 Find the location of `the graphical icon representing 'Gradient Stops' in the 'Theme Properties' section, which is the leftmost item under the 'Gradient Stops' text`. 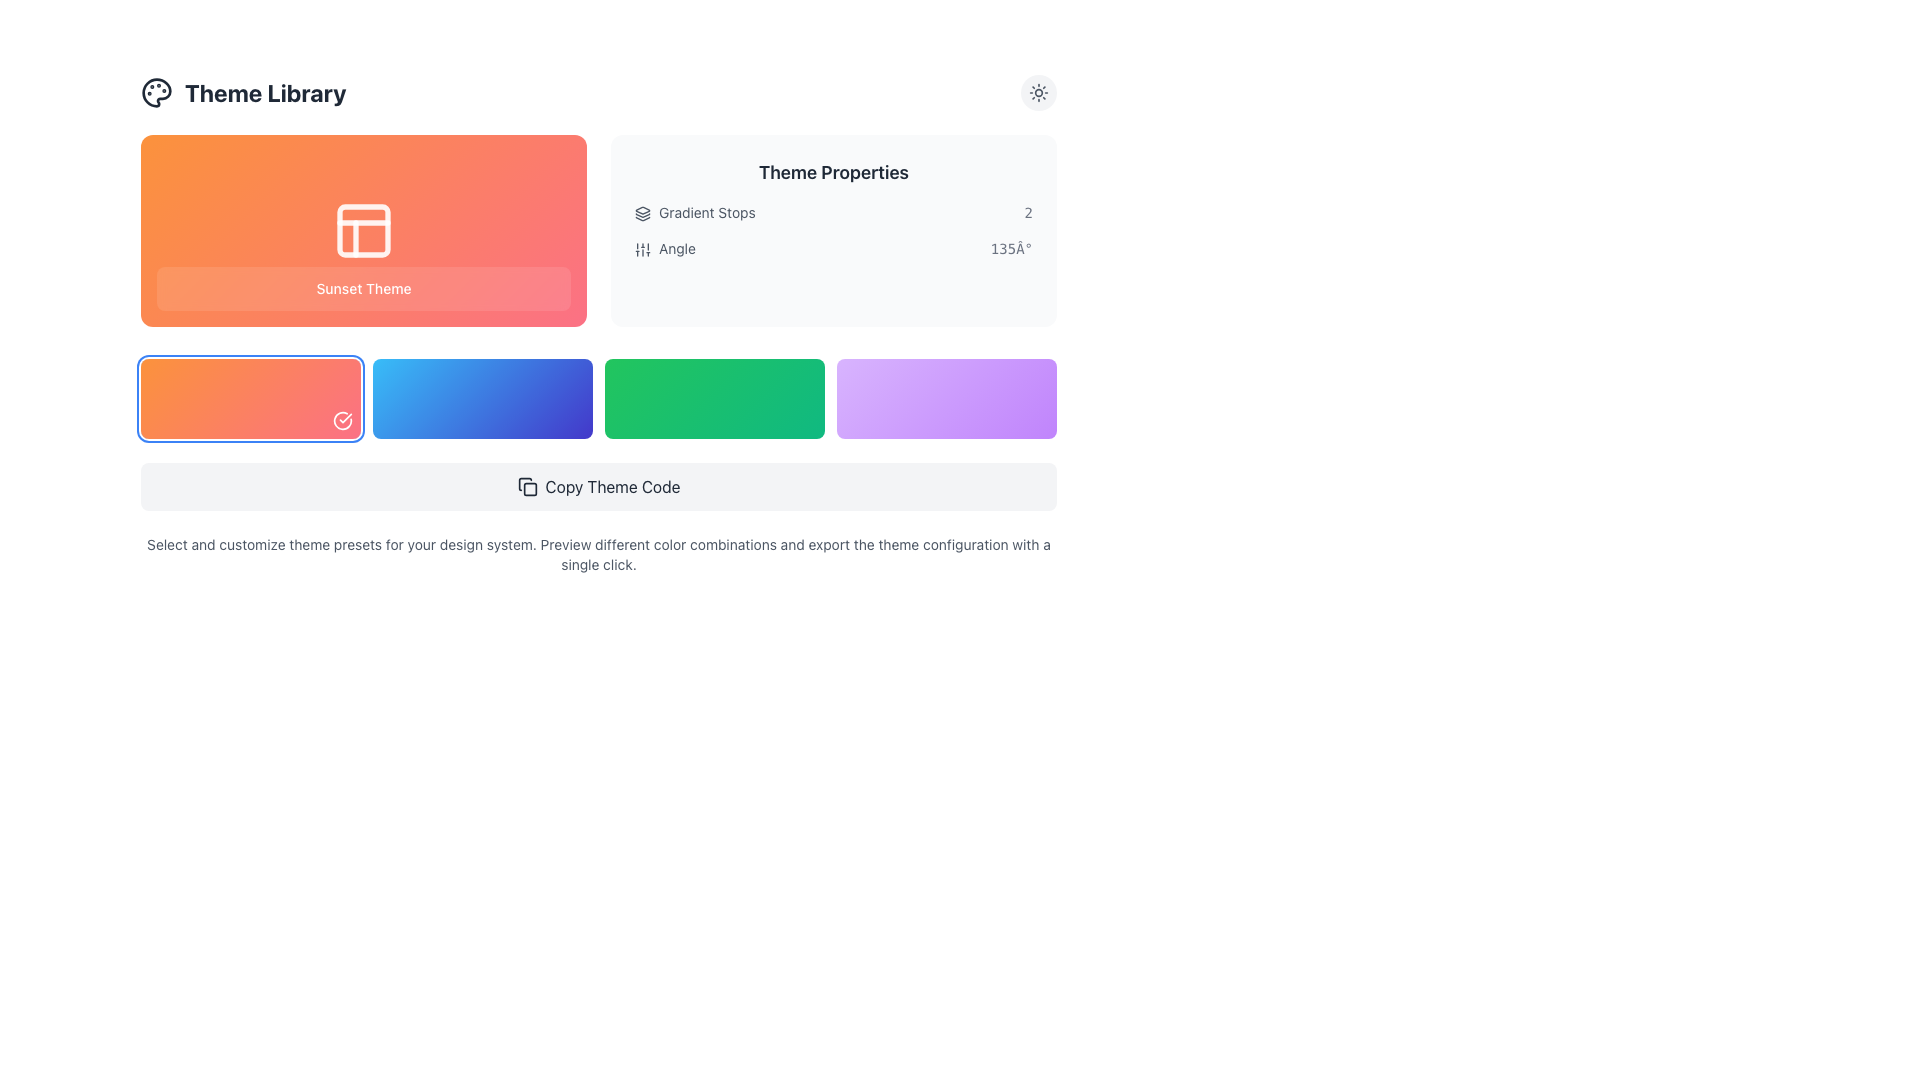

the graphical icon representing 'Gradient Stops' in the 'Theme Properties' section, which is the leftmost item under the 'Gradient Stops' text is located at coordinates (643, 213).